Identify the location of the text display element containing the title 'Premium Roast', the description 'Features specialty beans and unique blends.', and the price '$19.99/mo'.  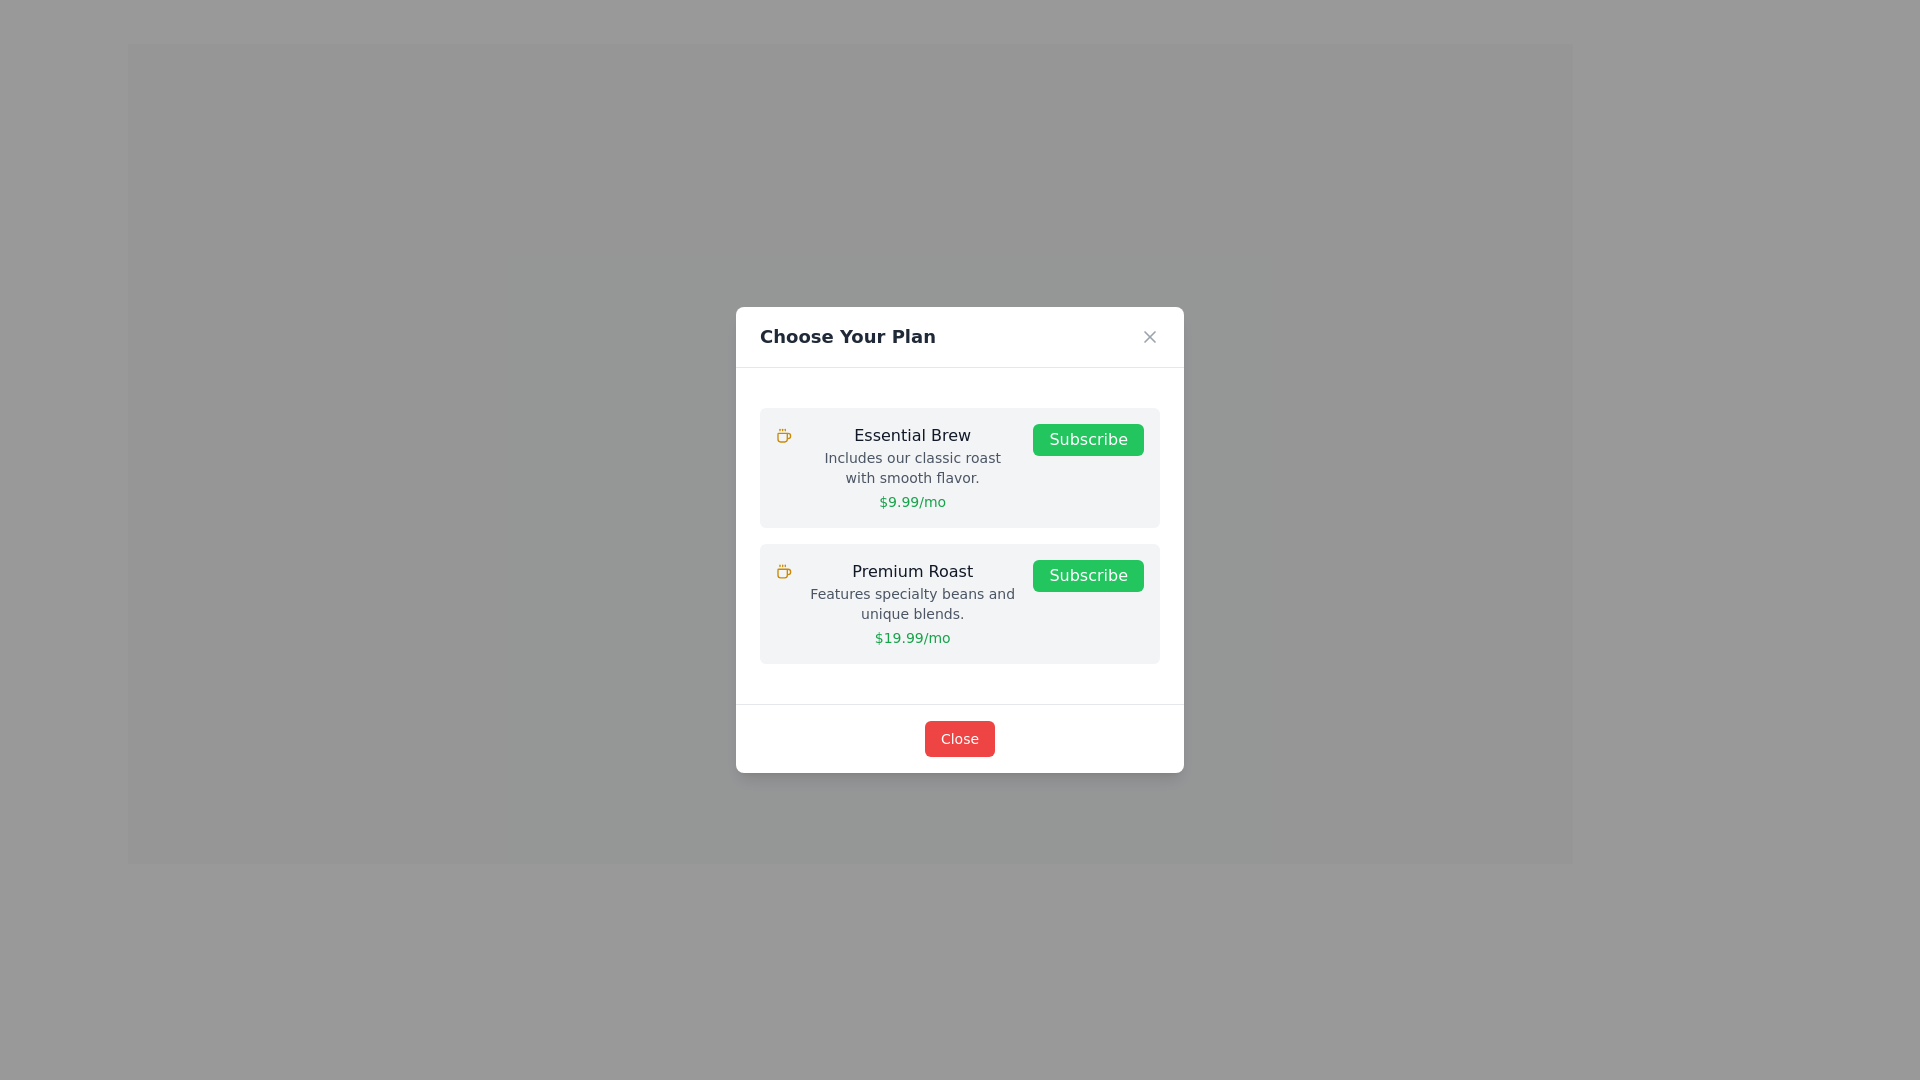
(911, 603).